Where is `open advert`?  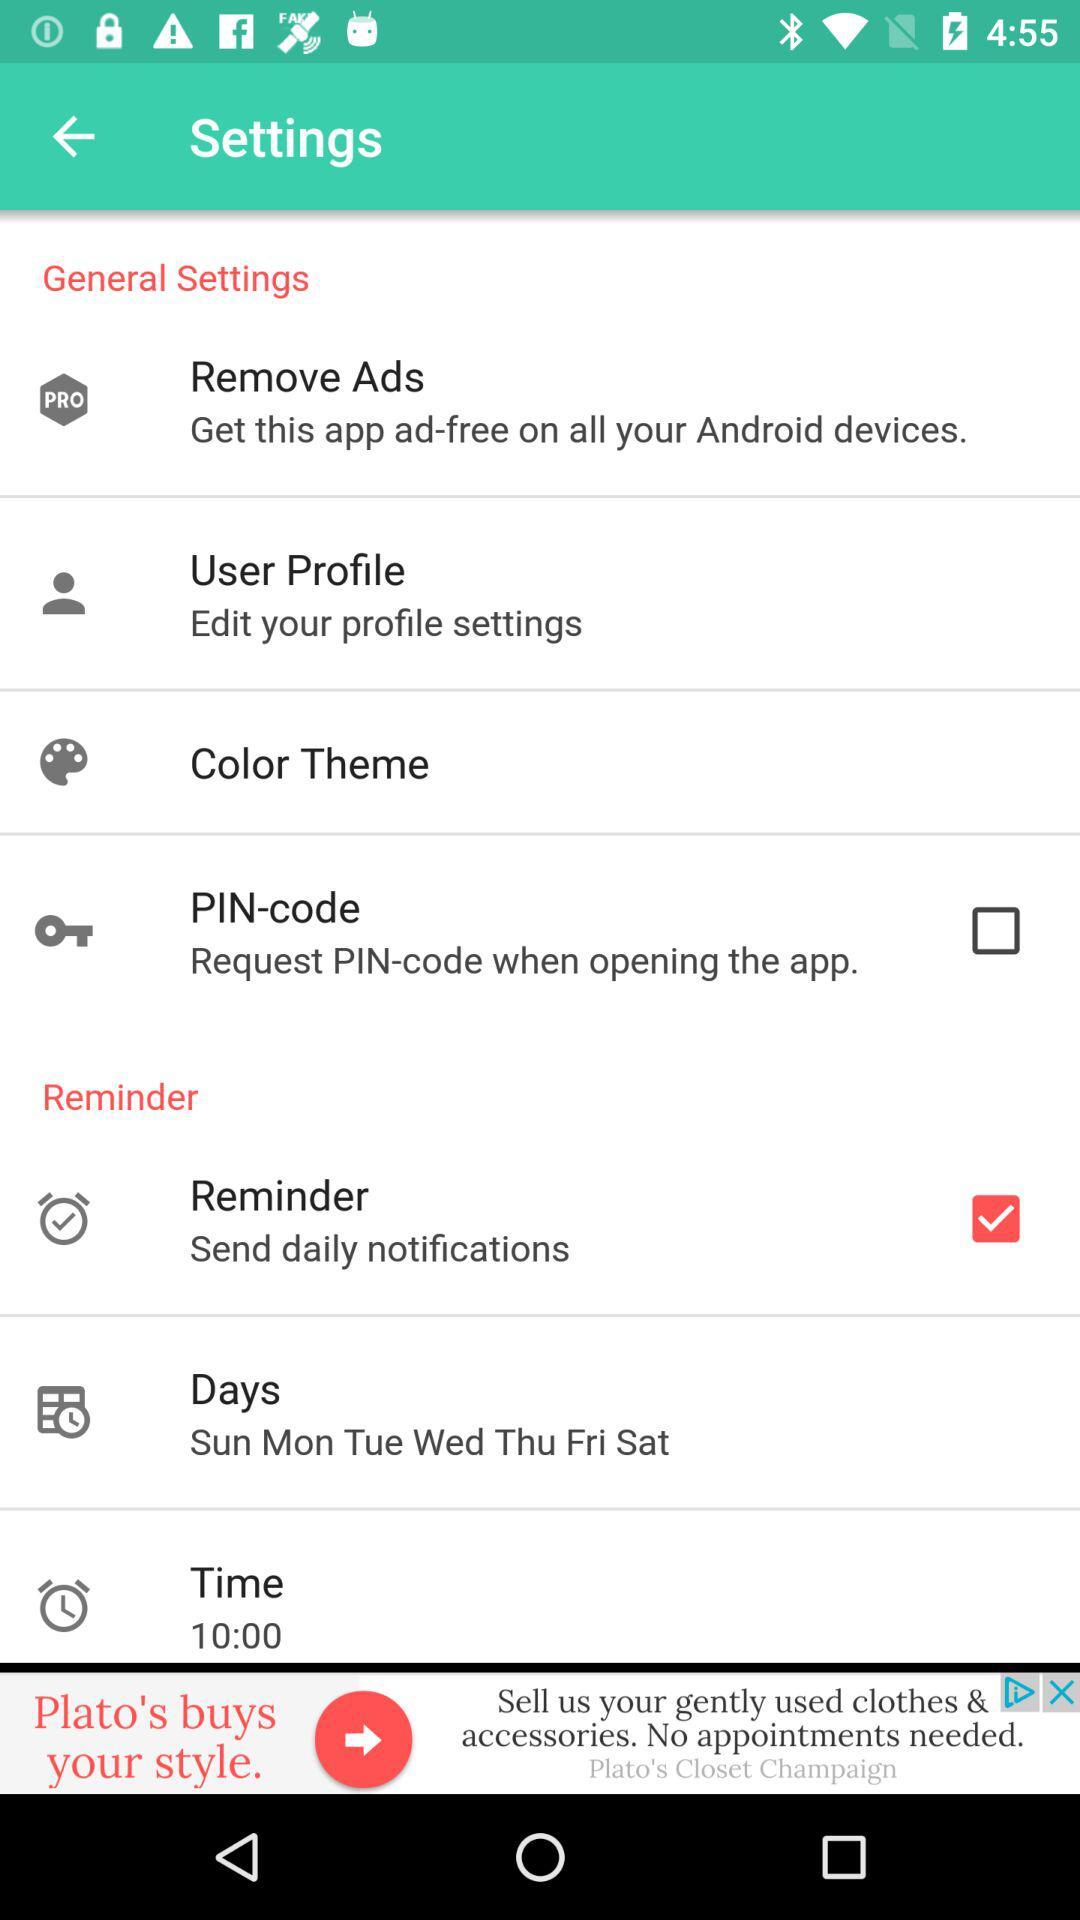
open advert is located at coordinates (540, 1727).